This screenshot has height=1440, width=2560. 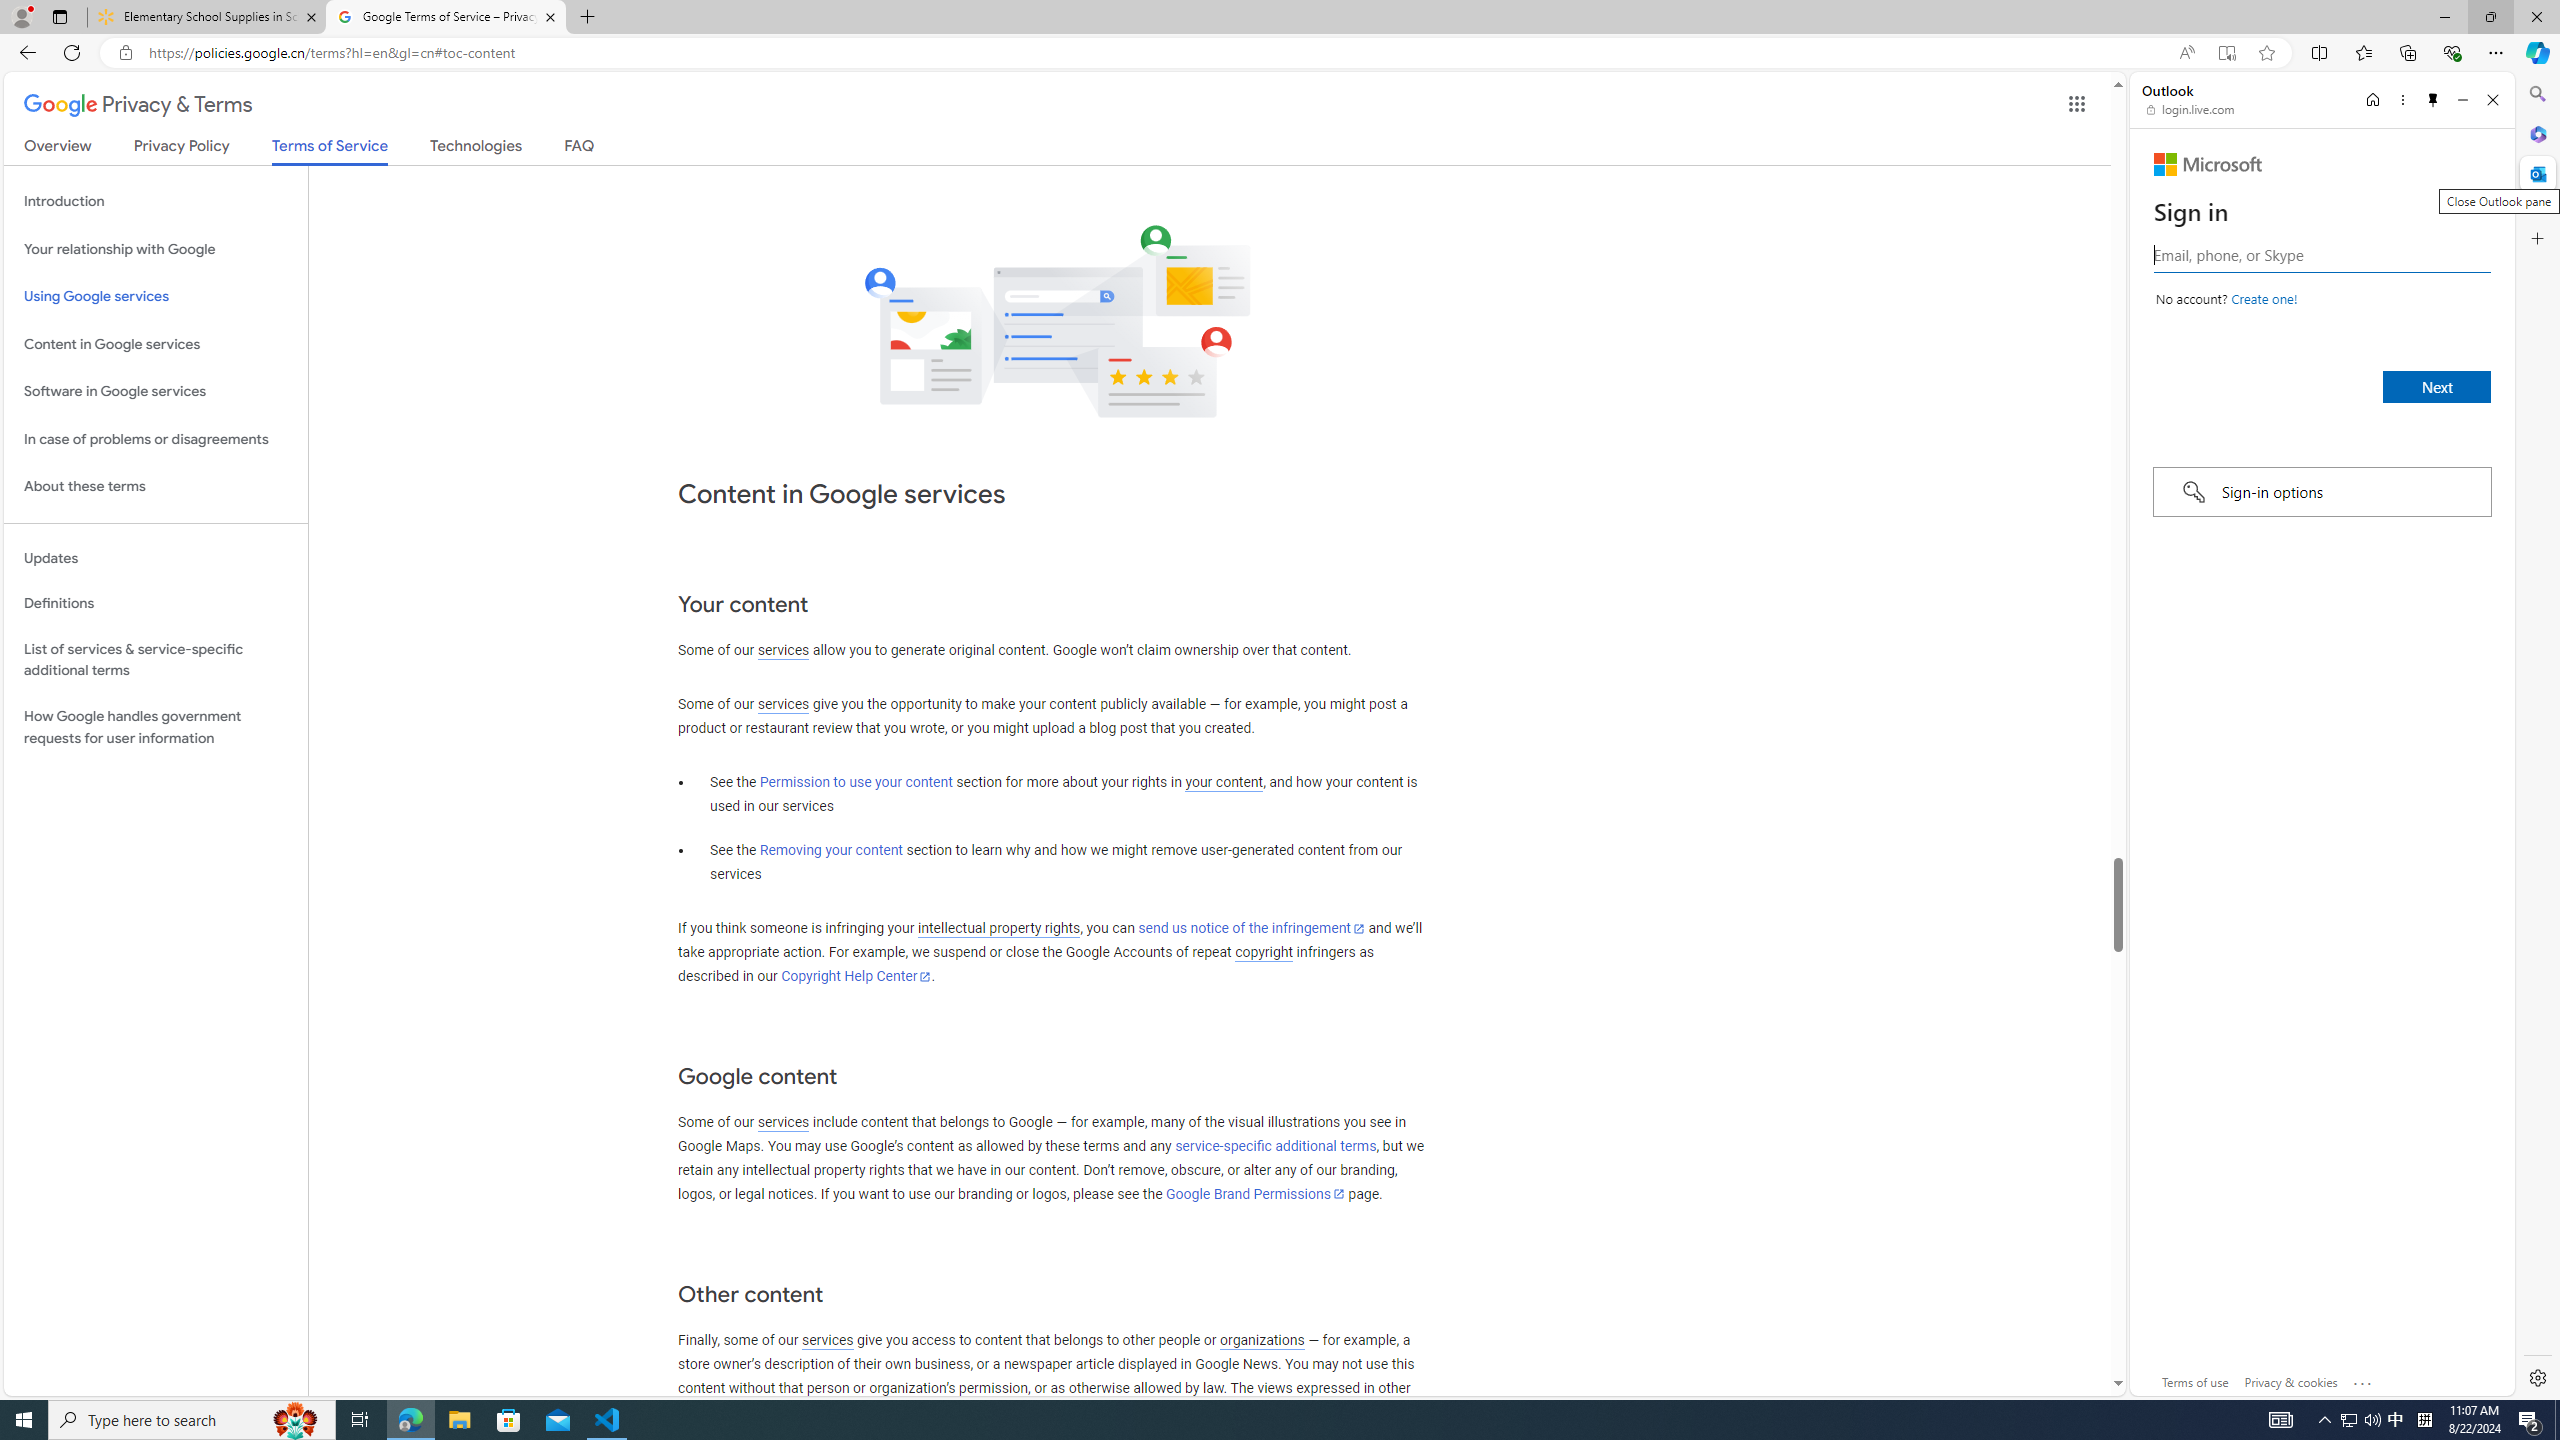 What do you see at coordinates (2190, 108) in the screenshot?
I see `'login.live.com'` at bounding box center [2190, 108].